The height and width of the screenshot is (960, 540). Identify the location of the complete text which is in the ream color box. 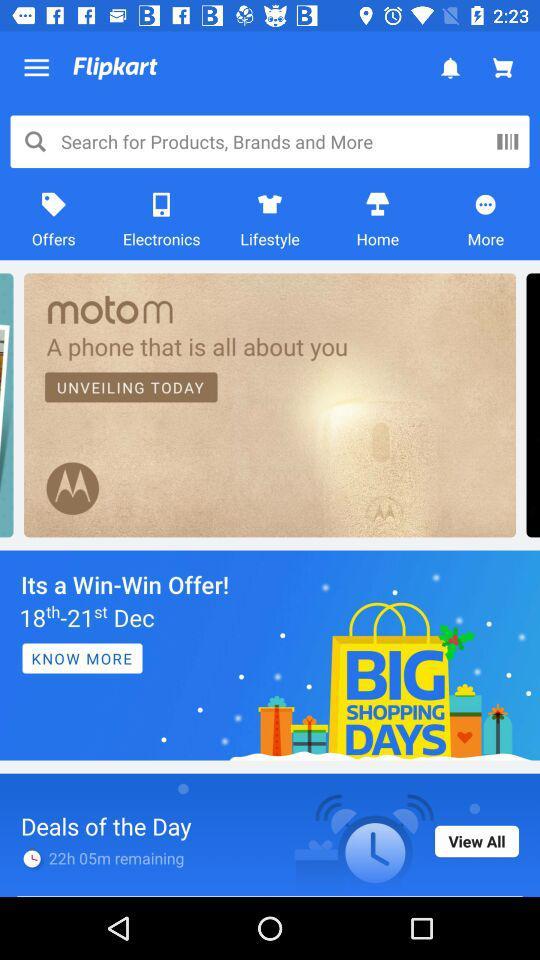
(270, 404).